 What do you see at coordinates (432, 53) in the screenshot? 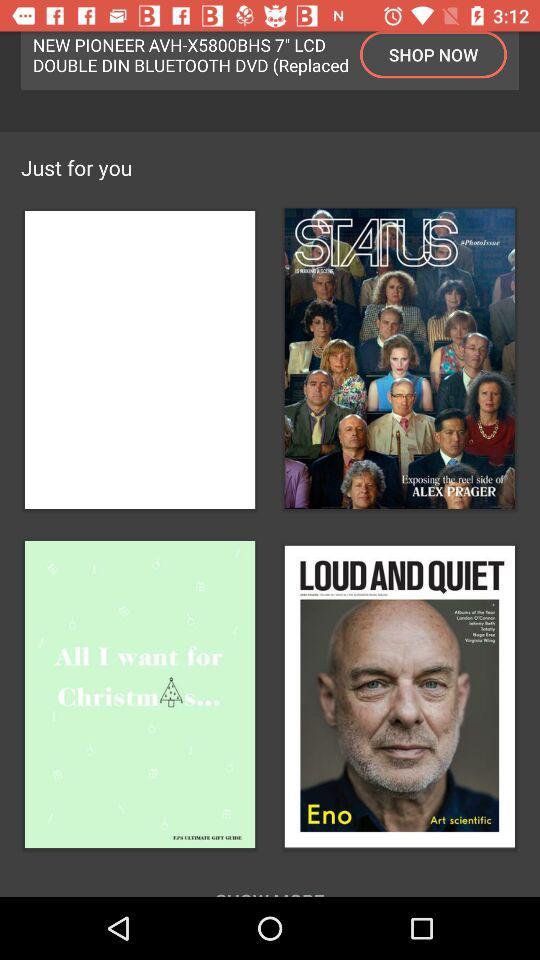
I see `icon at the top right corner` at bounding box center [432, 53].